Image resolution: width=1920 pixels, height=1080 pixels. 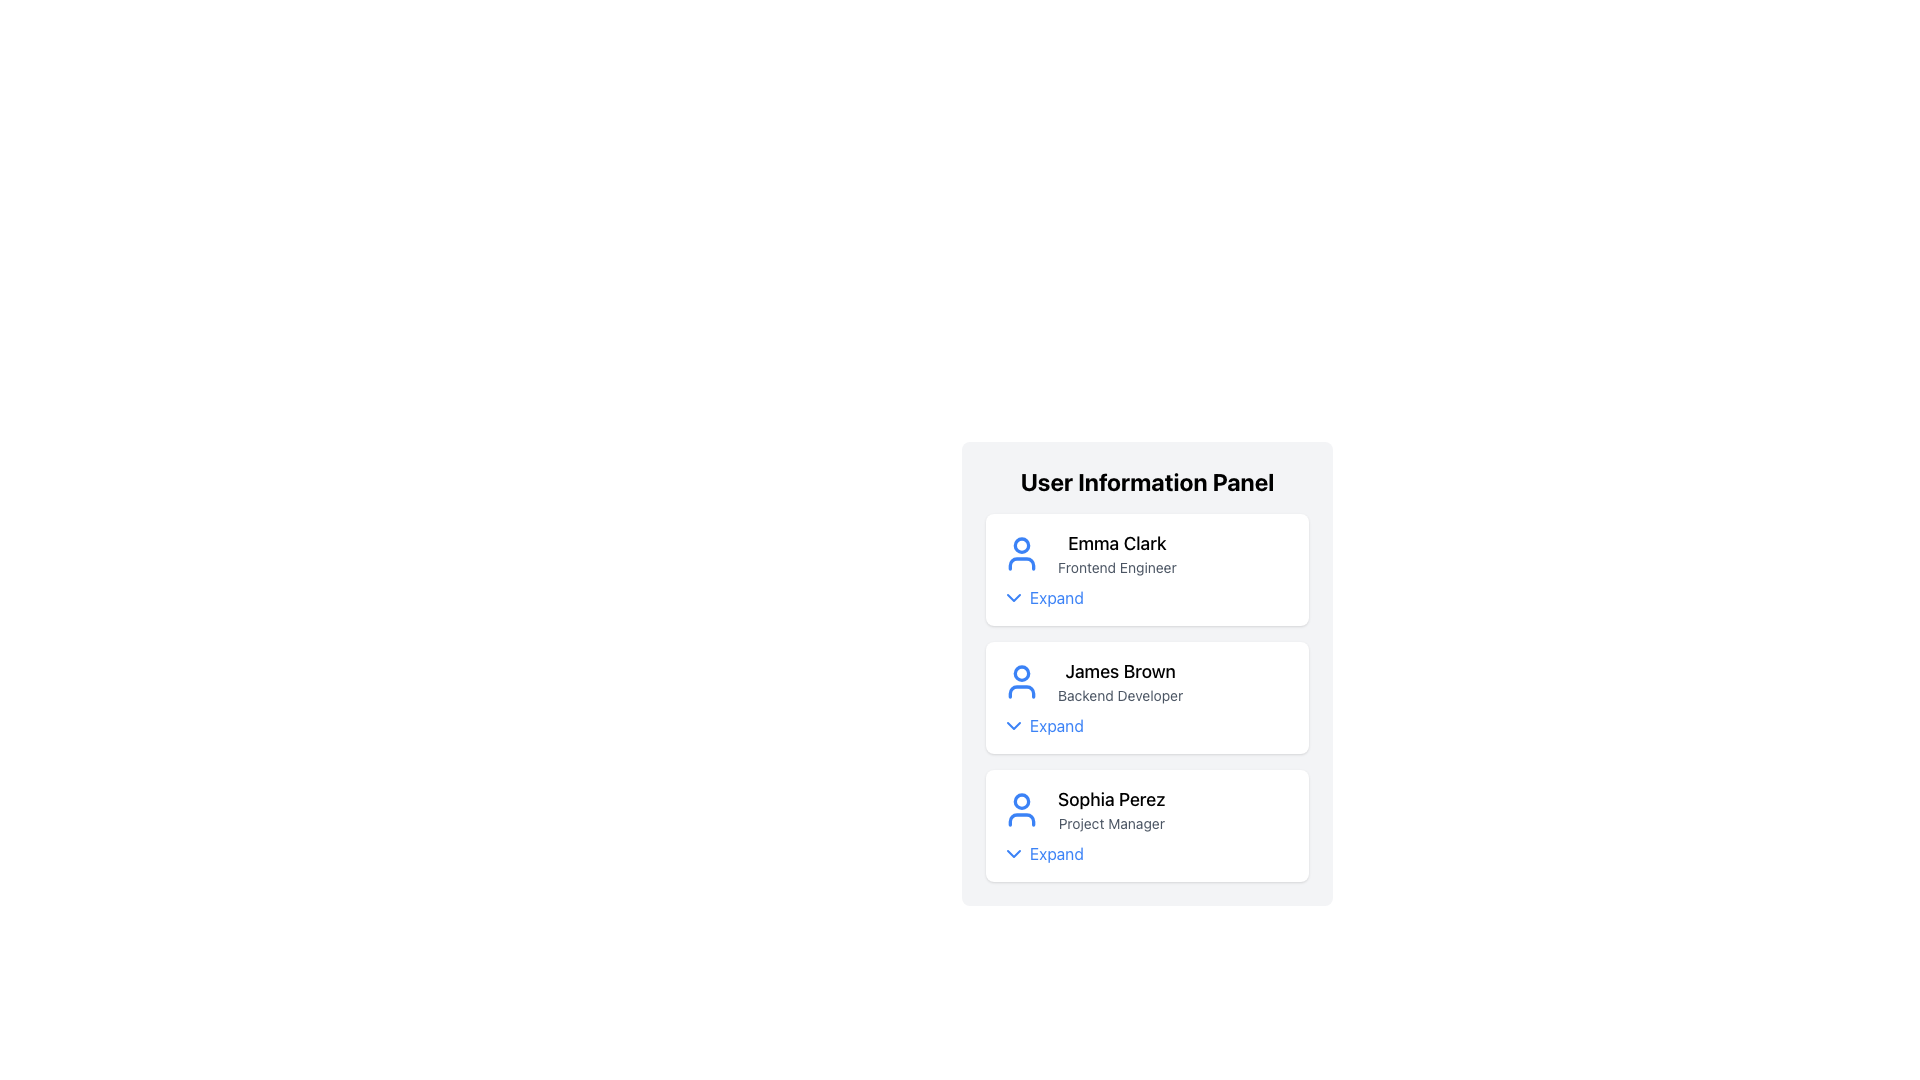 What do you see at coordinates (1022, 810) in the screenshot?
I see `the blue user icon representing 'Sophia Perez Project Manager', which is located to the left of the text` at bounding box center [1022, 810].